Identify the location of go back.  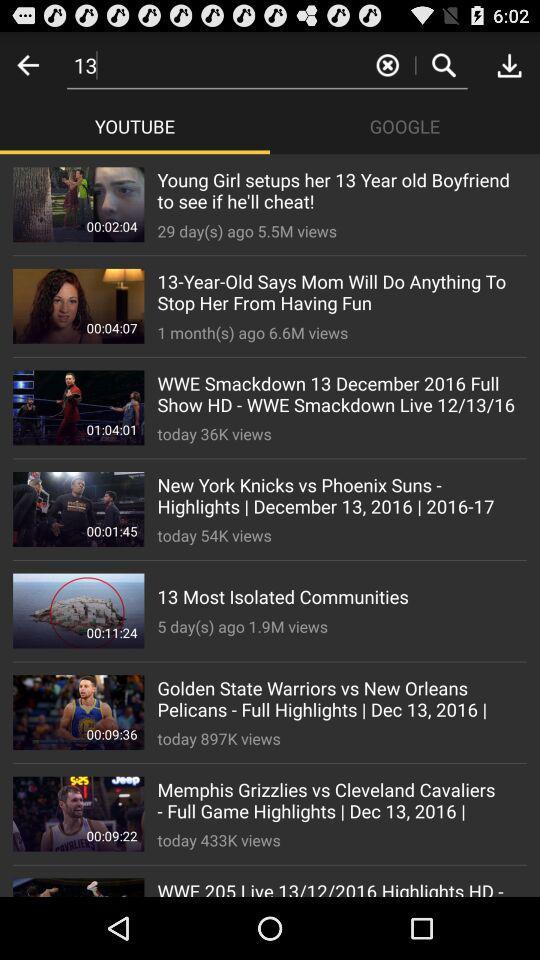
(26, 64).